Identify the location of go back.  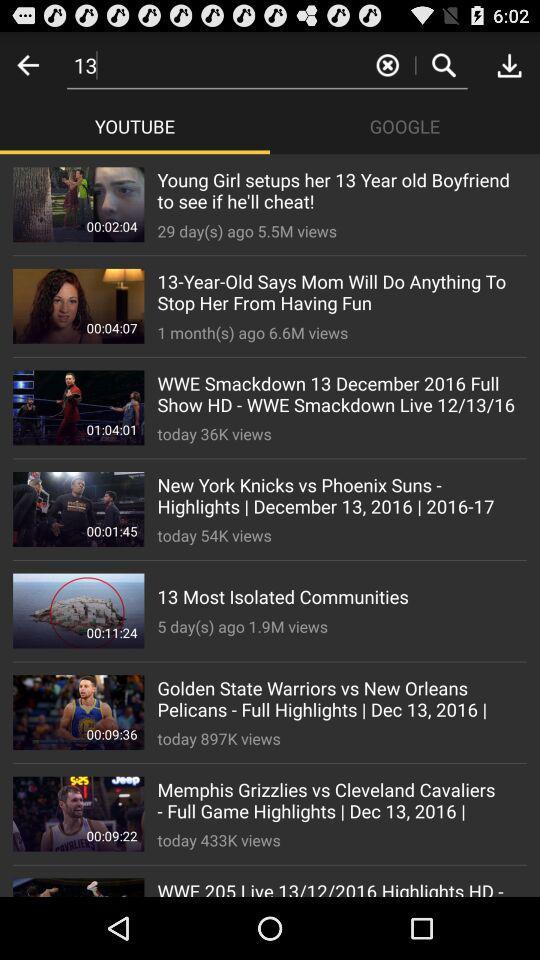
(26, 64).